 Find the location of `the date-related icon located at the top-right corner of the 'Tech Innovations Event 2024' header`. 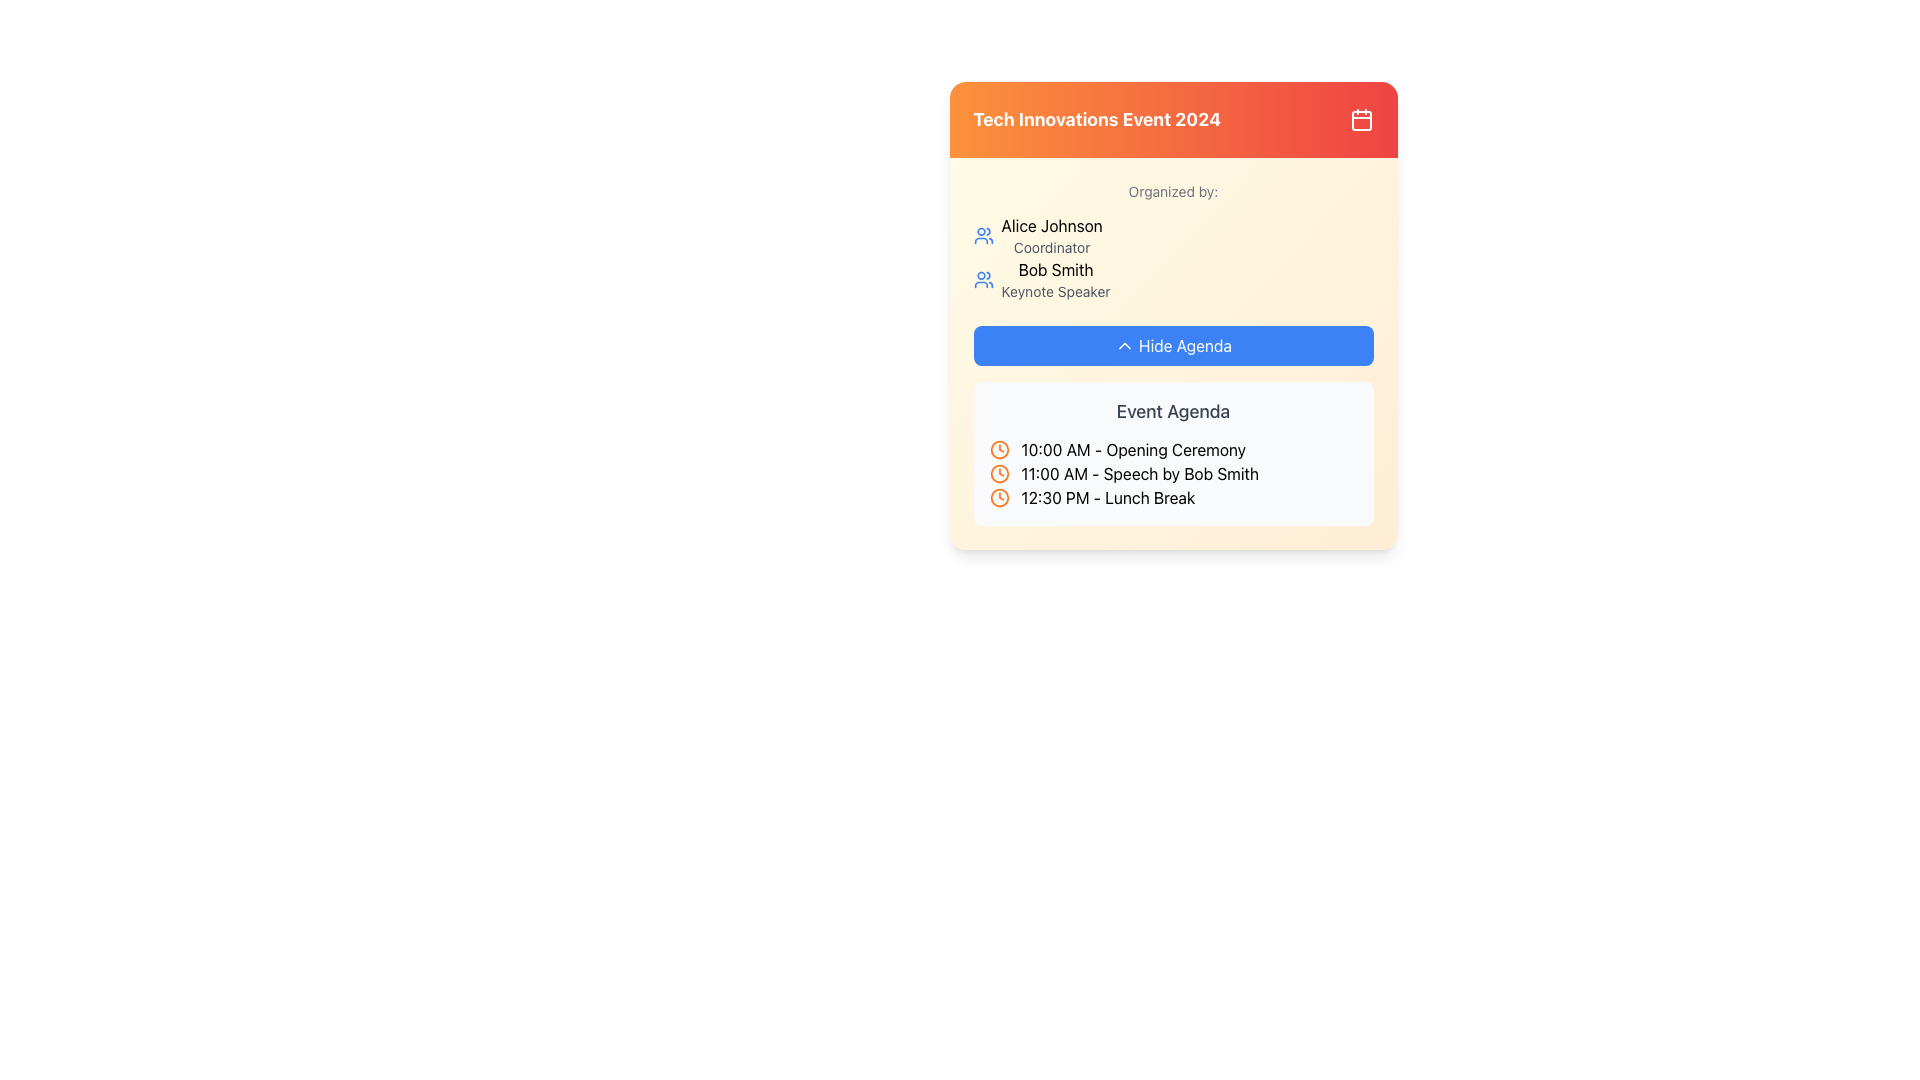

the date-related icon located at the top-right corner of the 'Tech Innovations Event 2024' header is located at coordinates (1360, 119).